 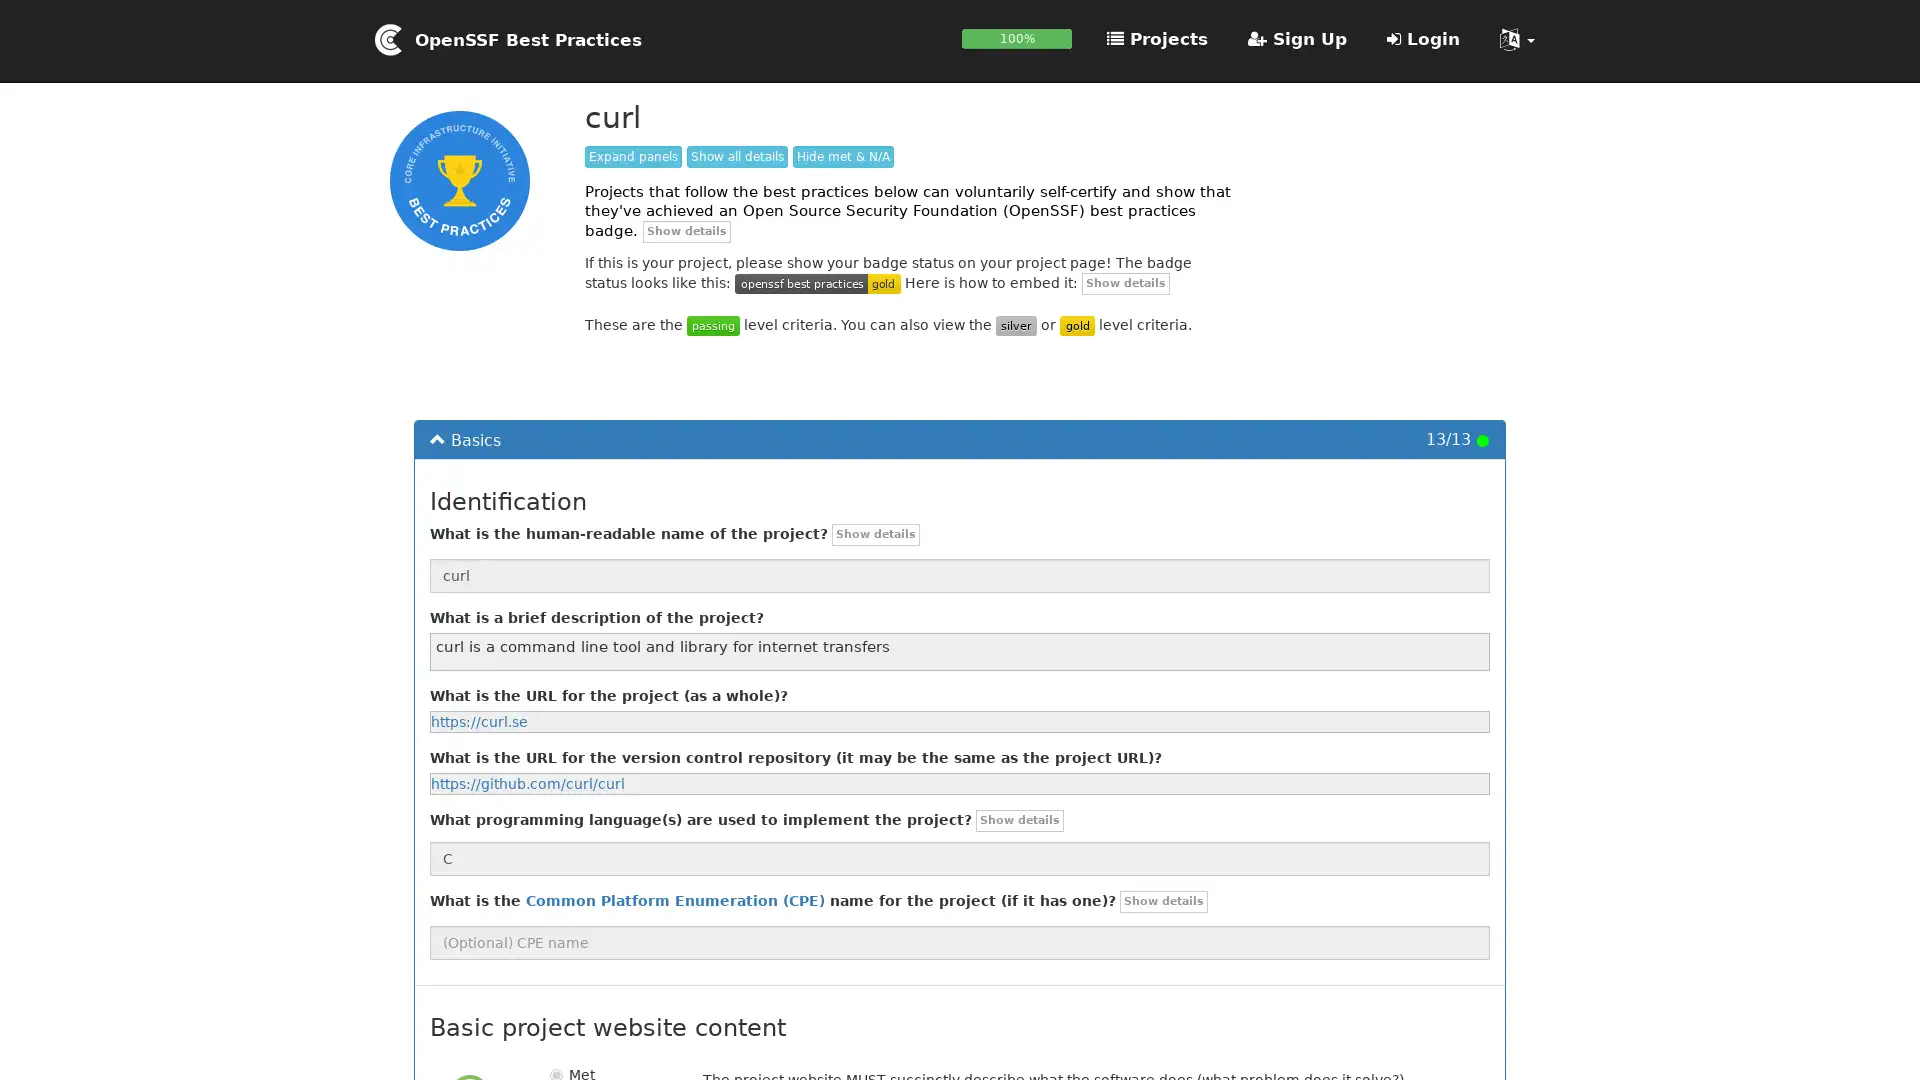 What do you see at coordinates (632, 156) in the screenshot?
I see `Expand panels` at bounding box center [632, 156].